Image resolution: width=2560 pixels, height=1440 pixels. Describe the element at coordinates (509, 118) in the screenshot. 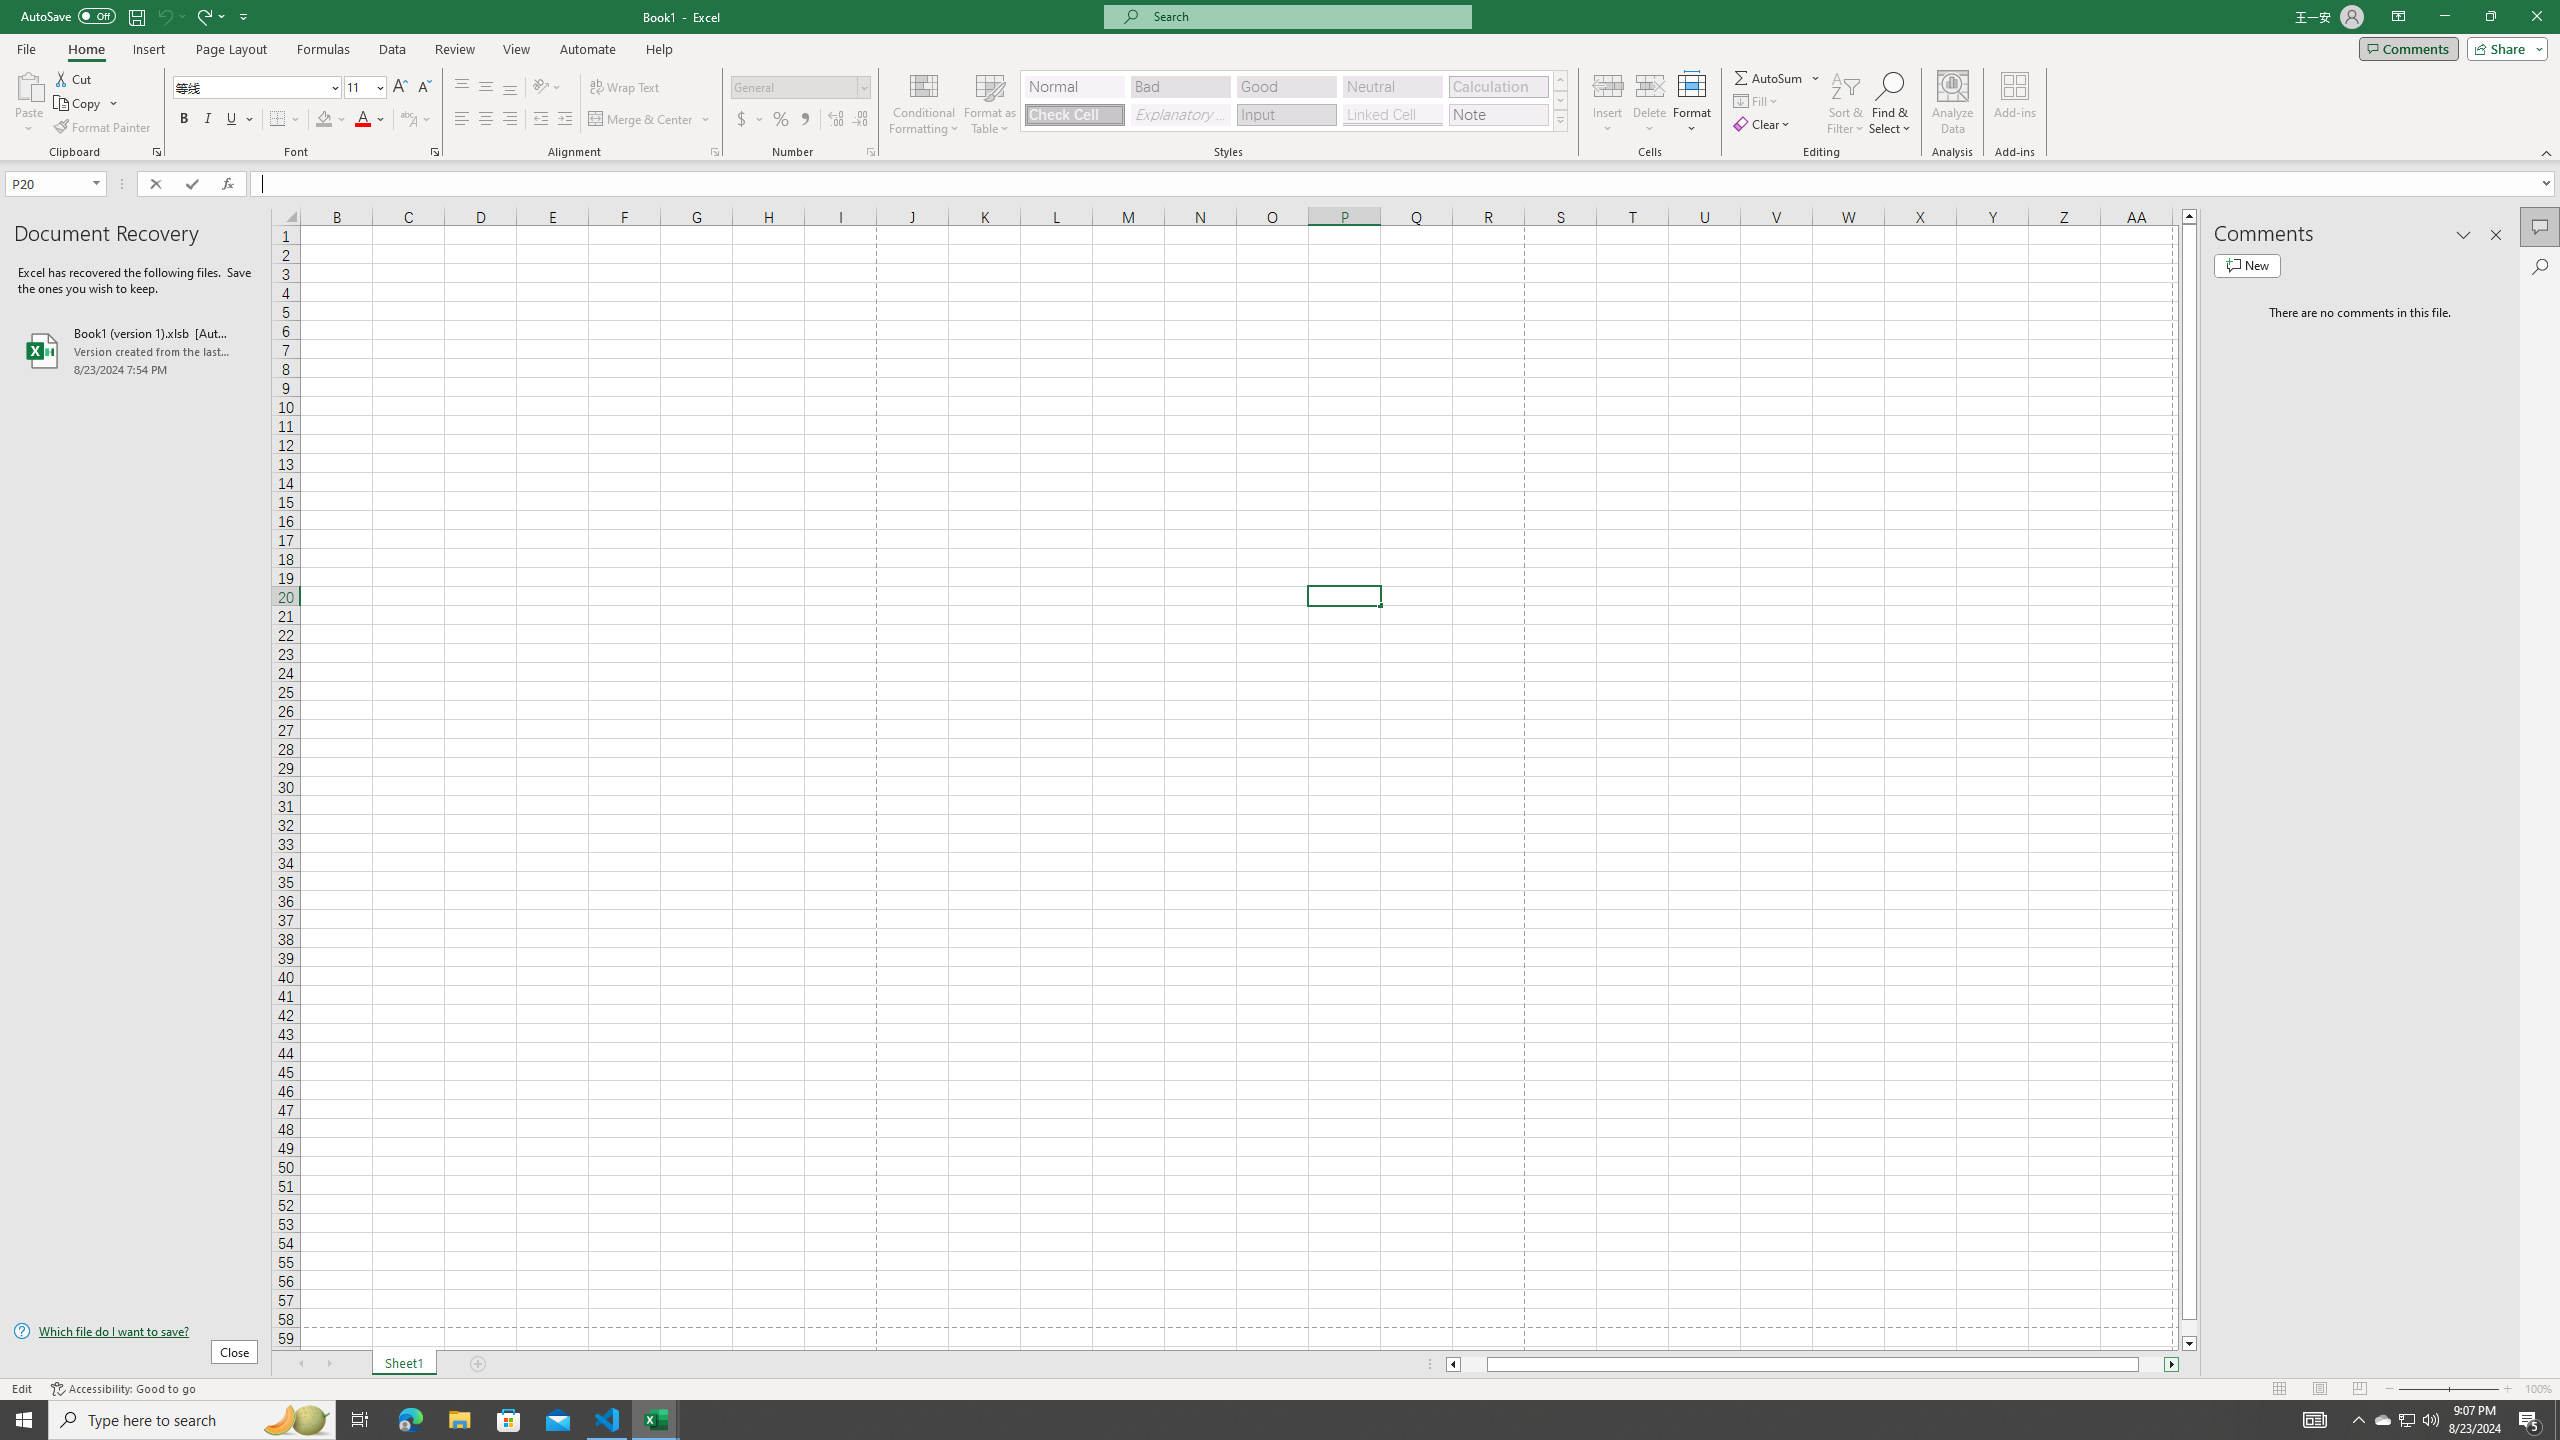

I see `'Align Right'` at that location.